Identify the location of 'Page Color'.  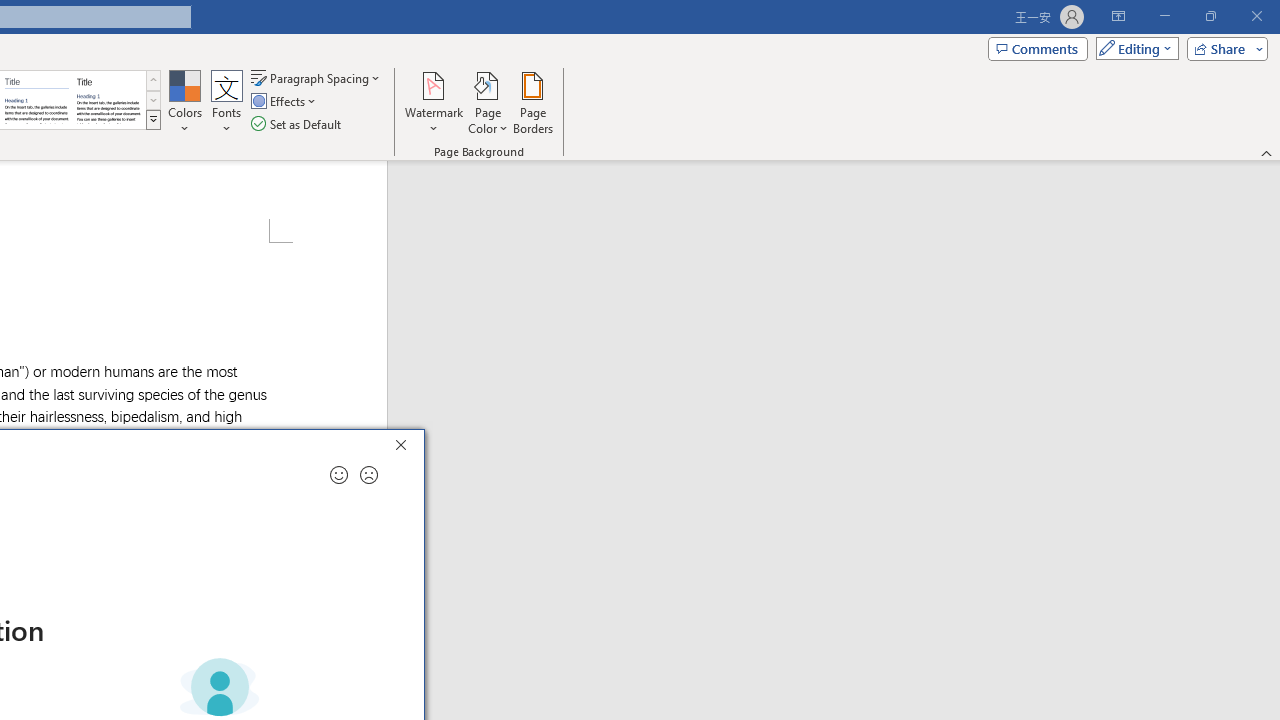
(488, 103).